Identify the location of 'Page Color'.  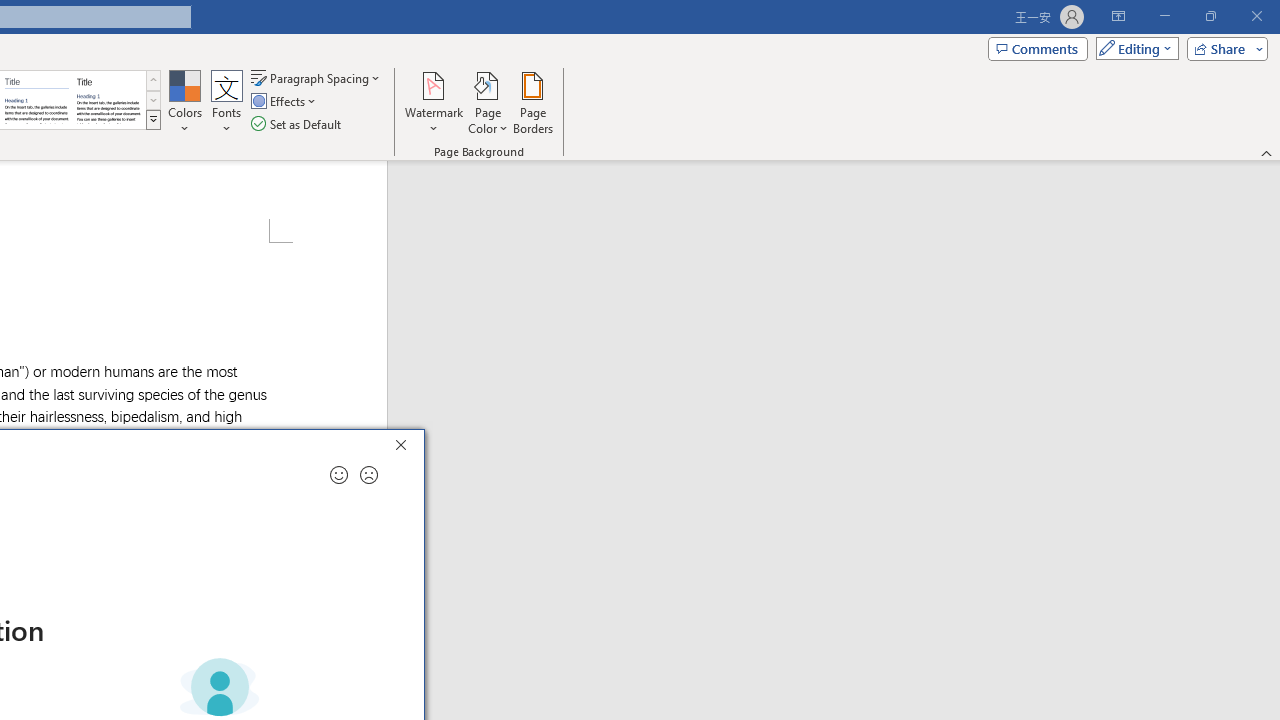
(488, 103).